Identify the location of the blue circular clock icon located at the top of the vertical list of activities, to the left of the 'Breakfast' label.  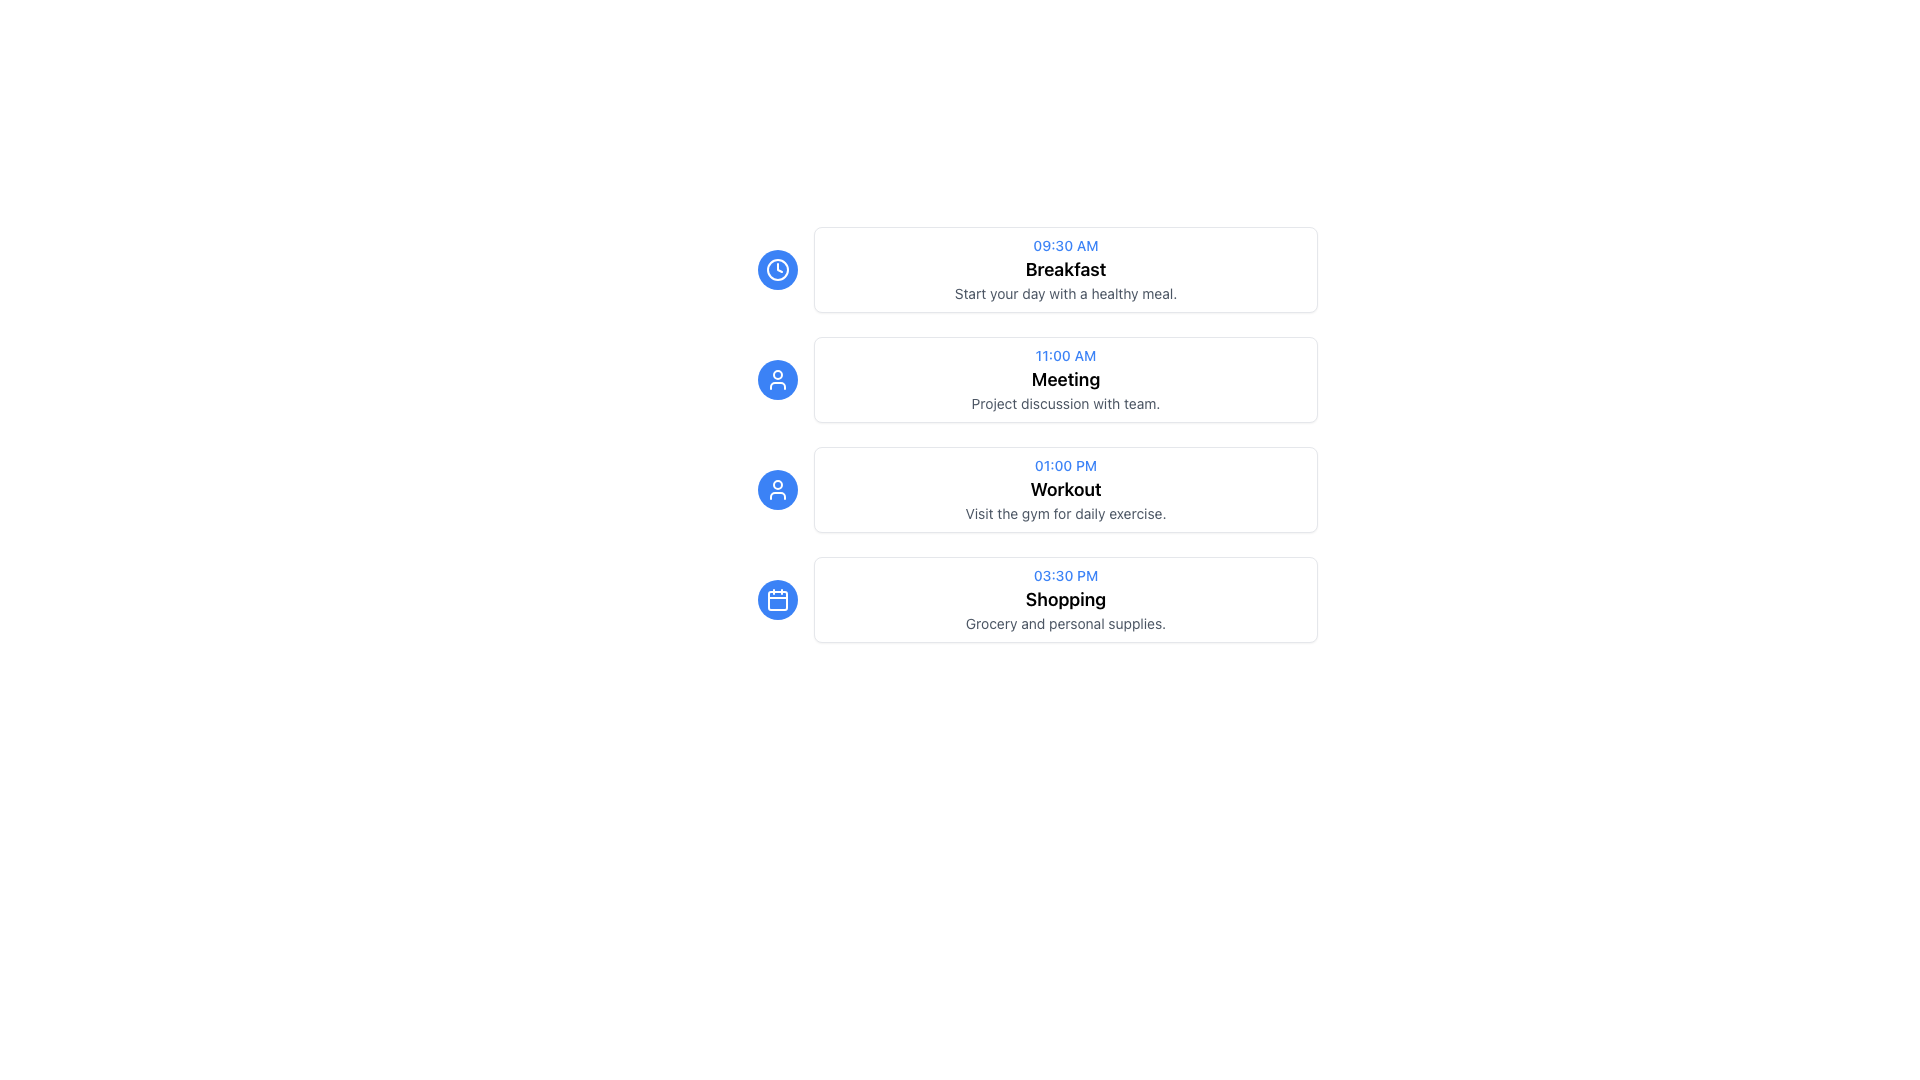
(776, 270).